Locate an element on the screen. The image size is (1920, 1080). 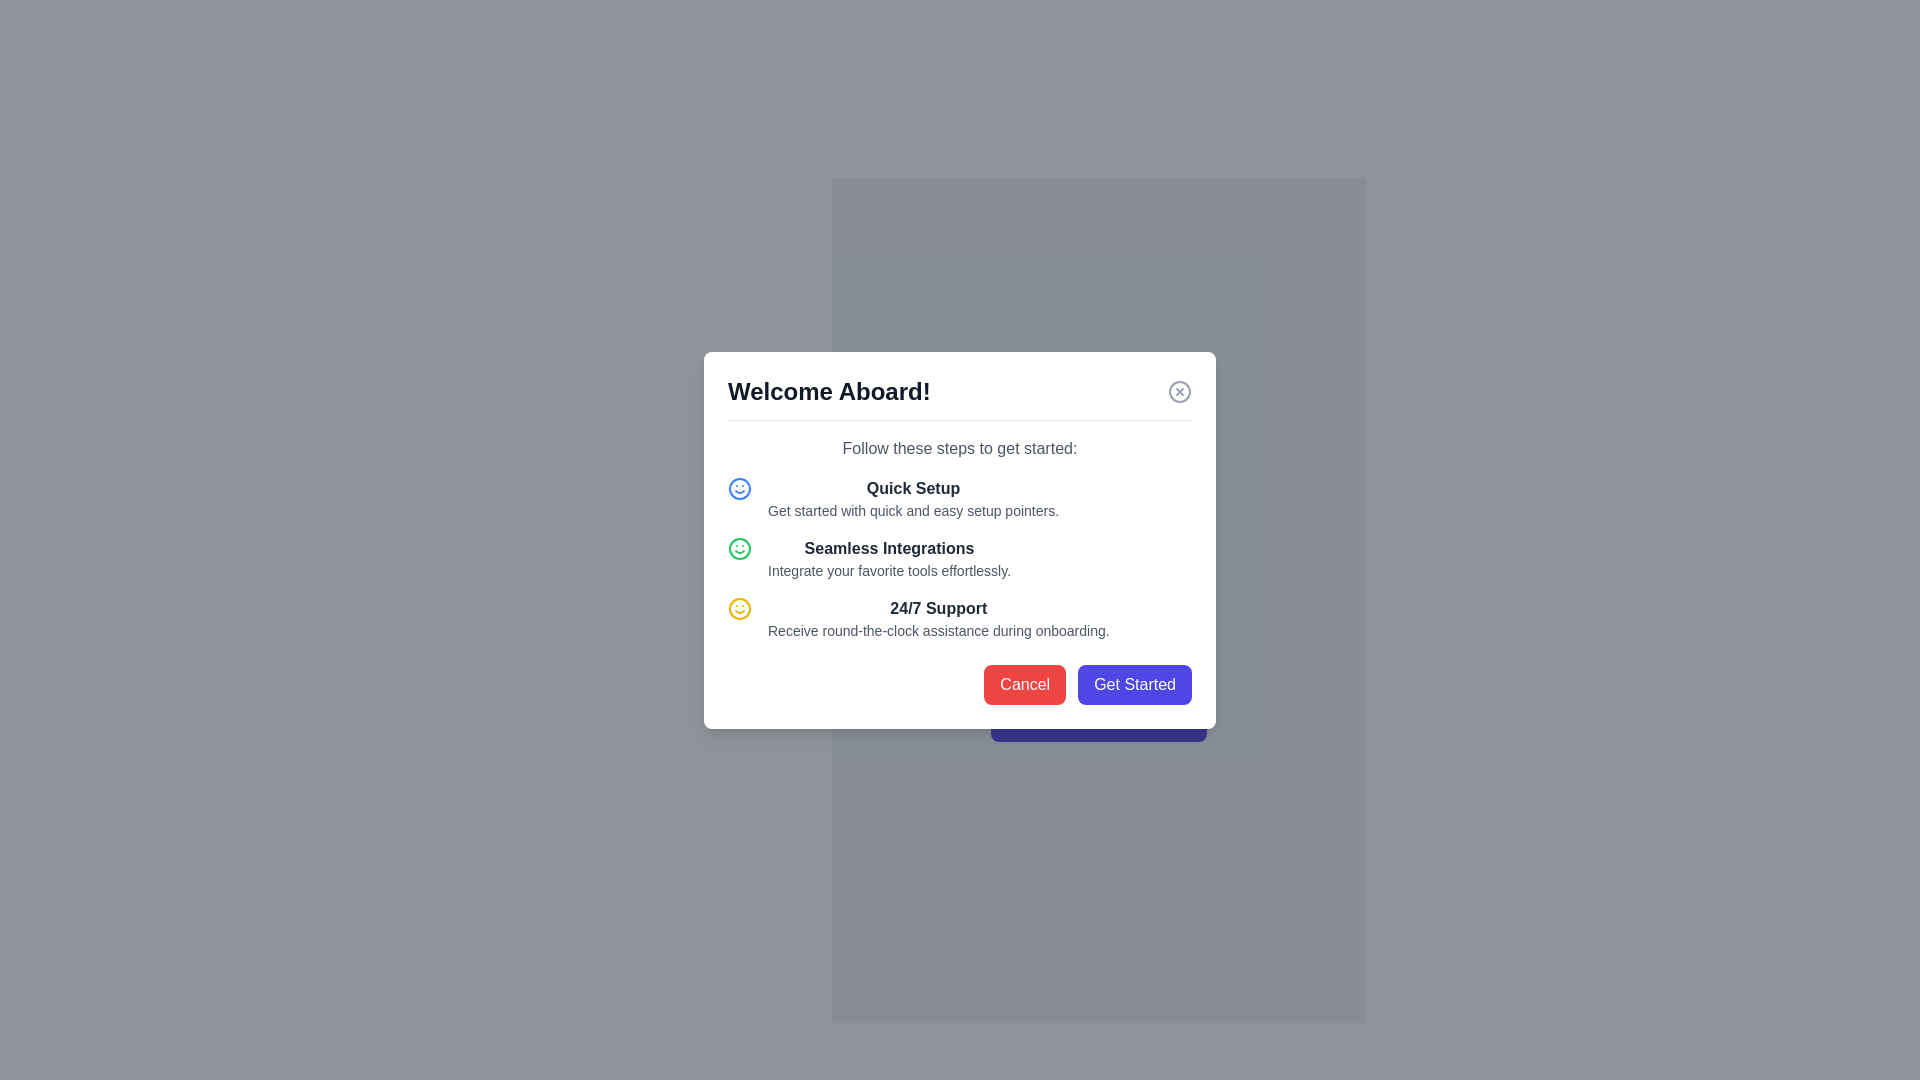
the text block labeled '24/7 Support' which features a bold header and a description, positioned between 'Seamless Integrations' and the action buttons in the modal dialog is located at coordinates (937, 617).